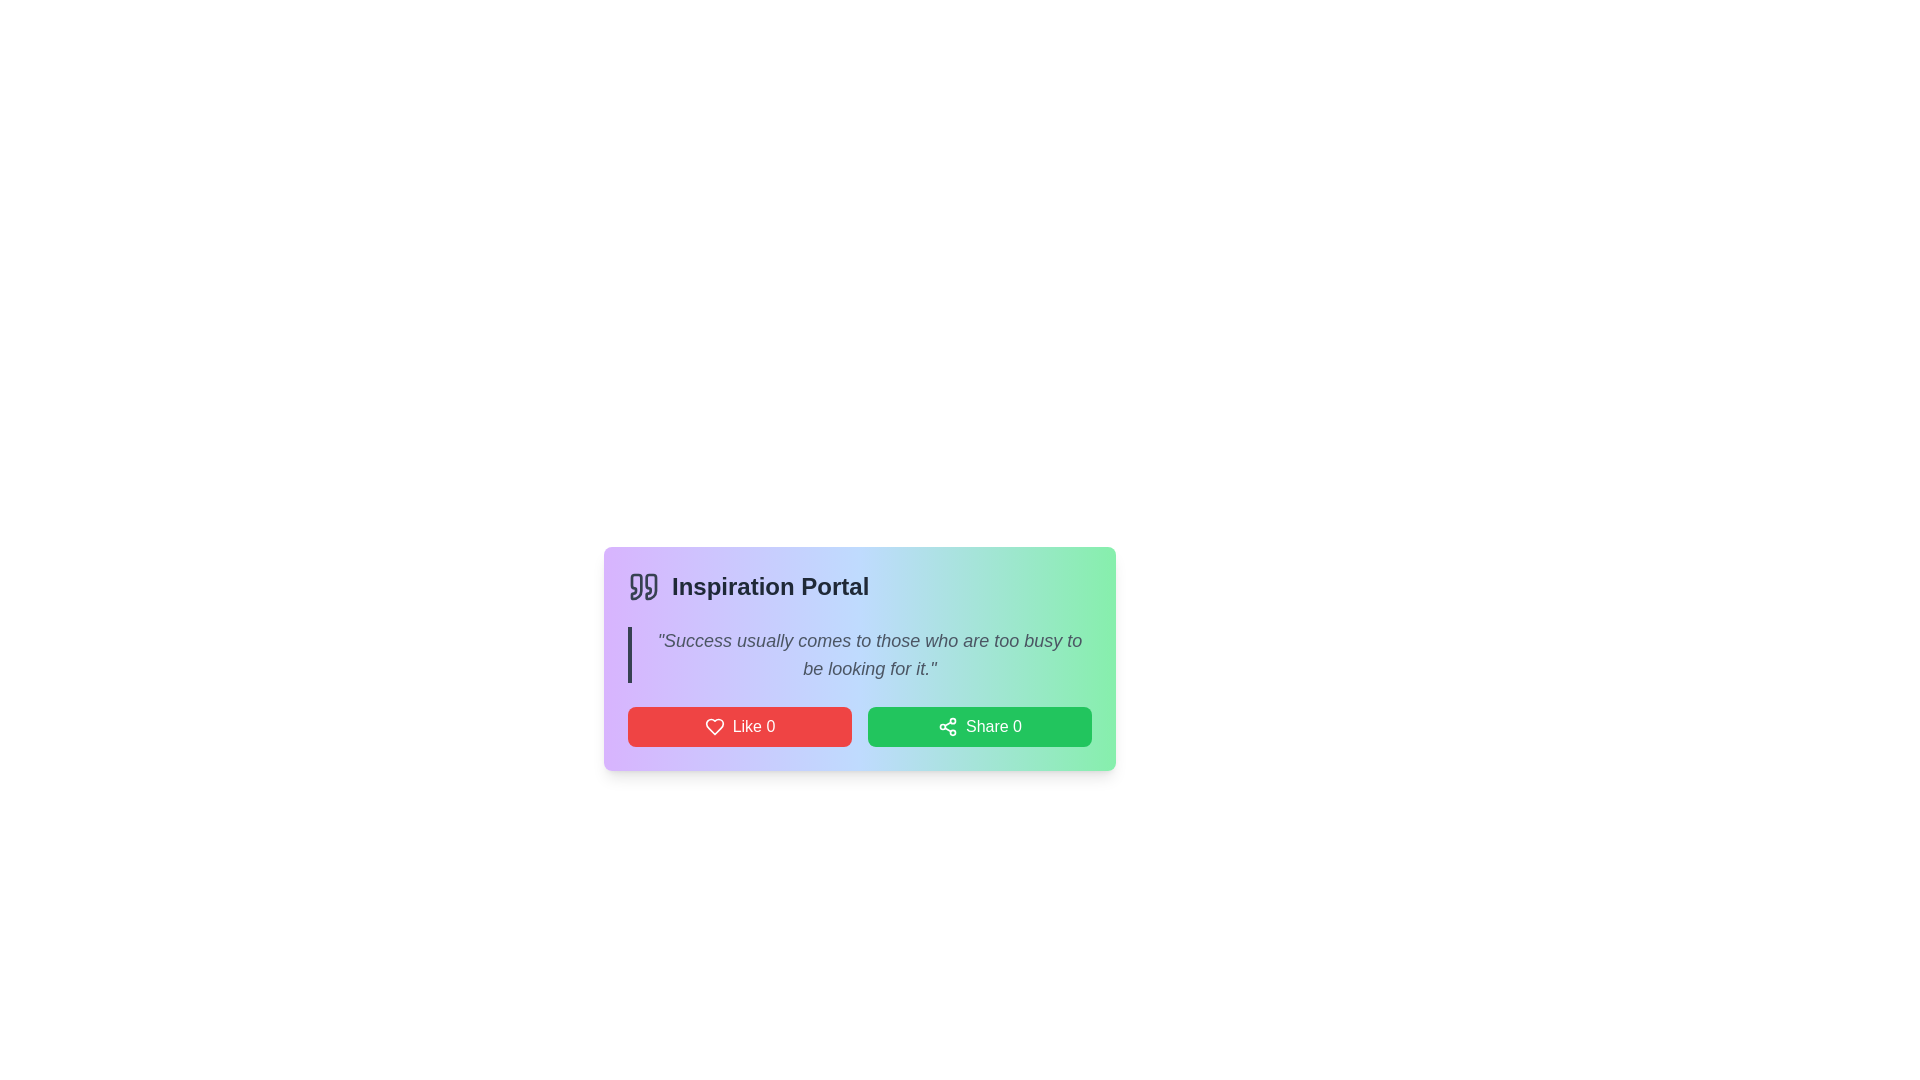 Image resolution: width=1920 pixels, height=1080 pixels. What do you see at coordinates (738, 726) in the screenshot?
I see `the 'Like' button located at the bottom left of the card to trigger its hover effect` at bounding box center [738, 726].